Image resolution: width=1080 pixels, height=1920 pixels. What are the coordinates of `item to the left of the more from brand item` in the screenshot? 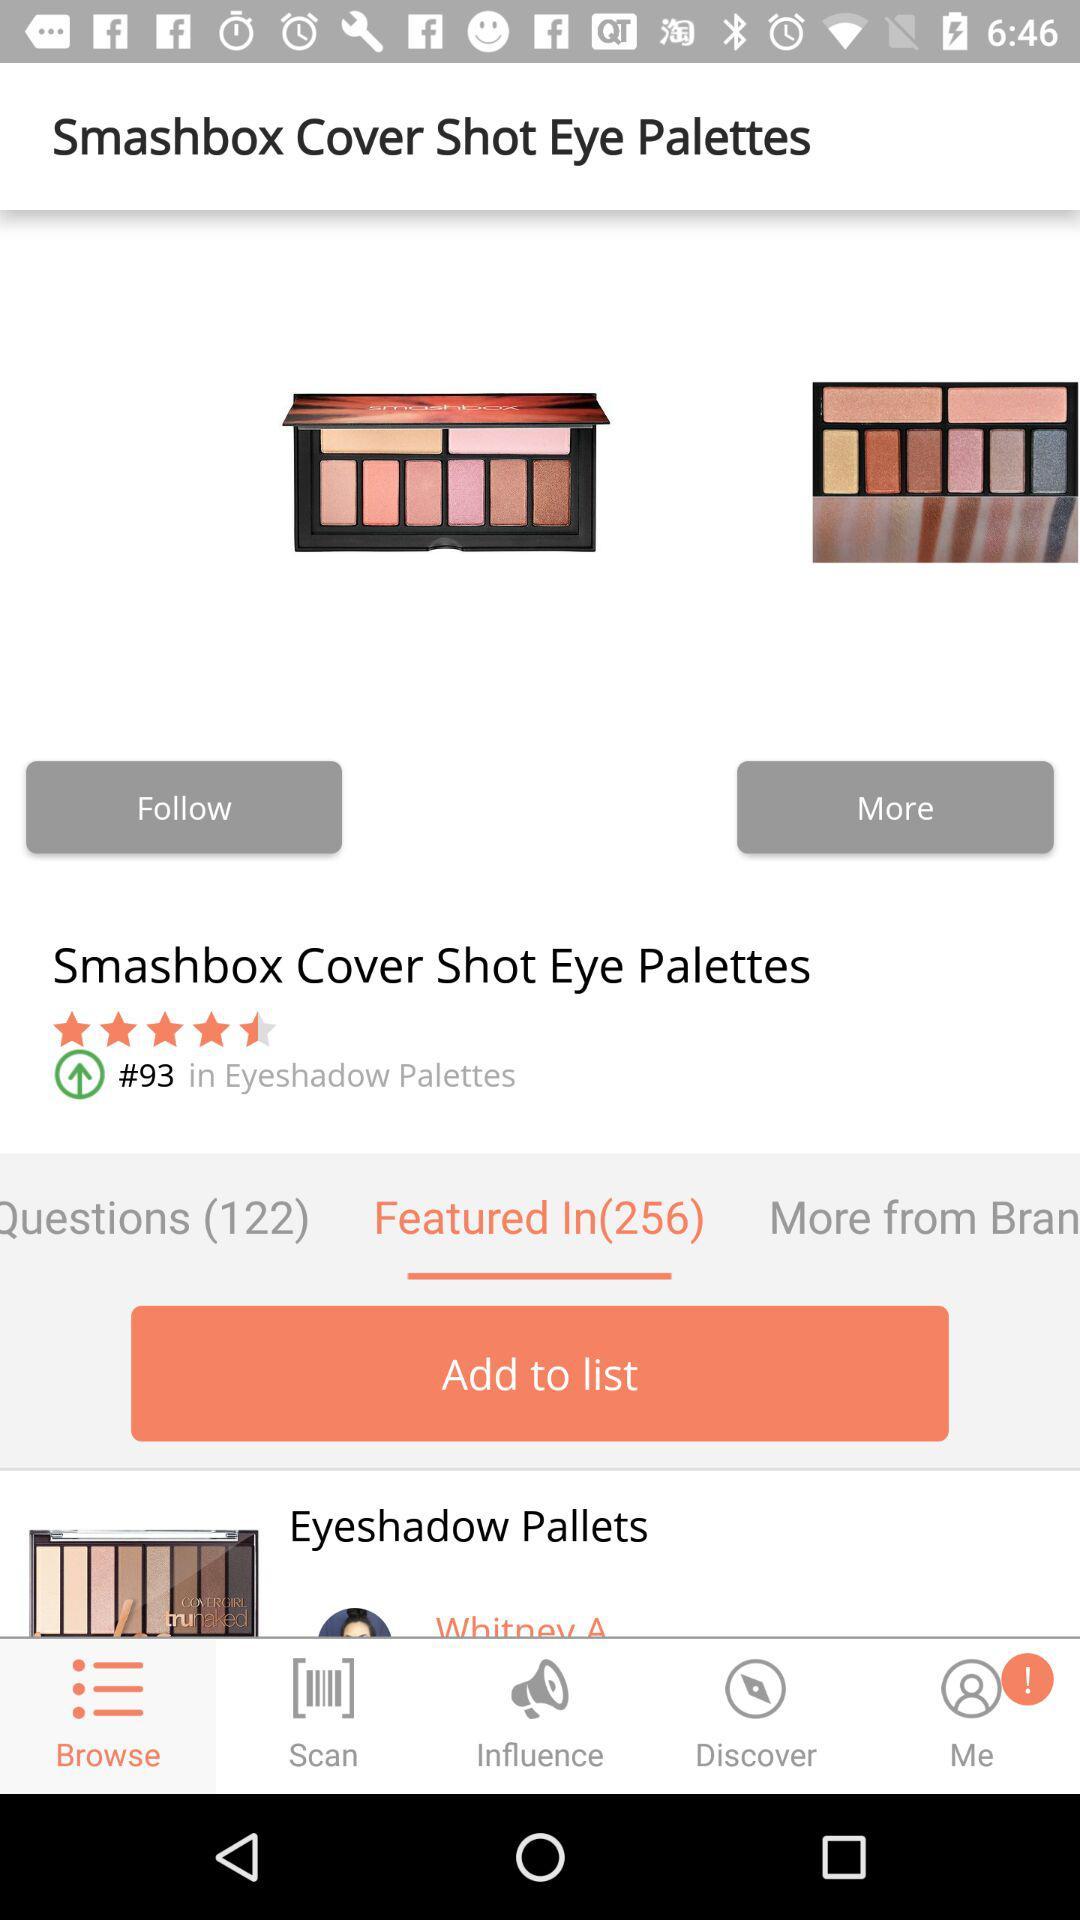 It's located at (538, 1215).